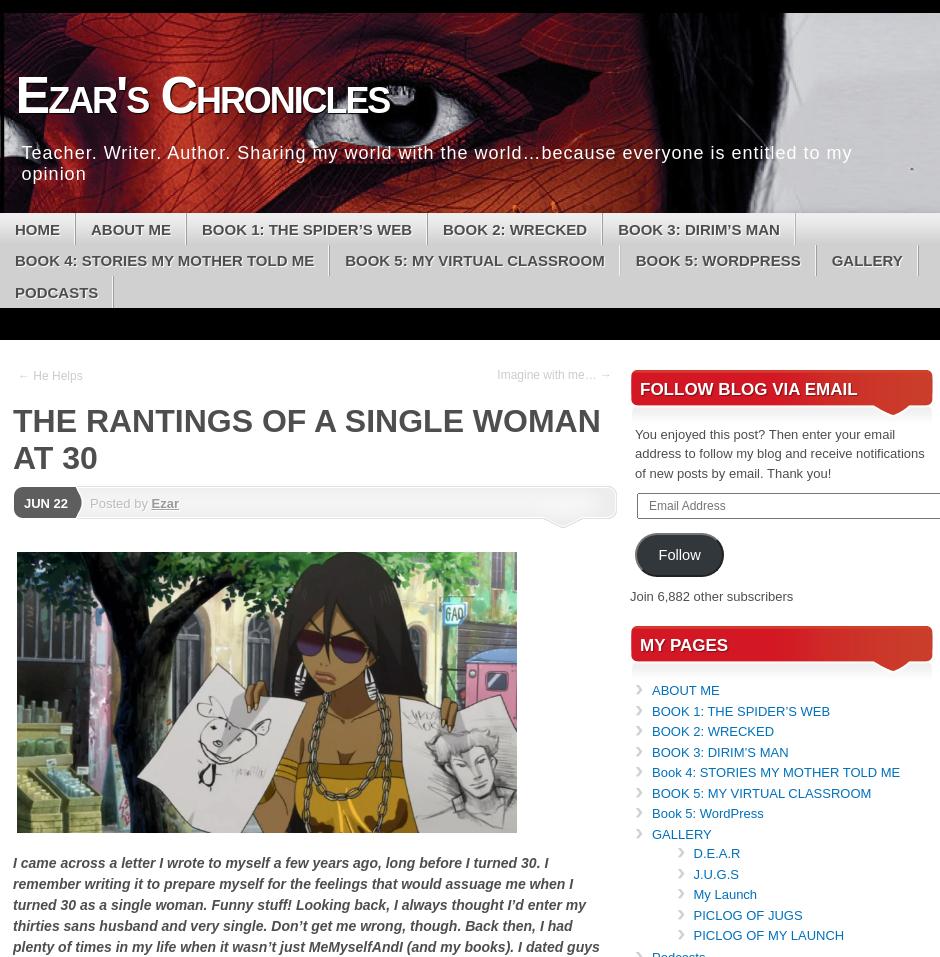 The image size is (940, 957). What do you see at coordinates (746, 914) in the screenshot?
I see `'PICLOG OF JUGS'` at bounding box center [746, 914].